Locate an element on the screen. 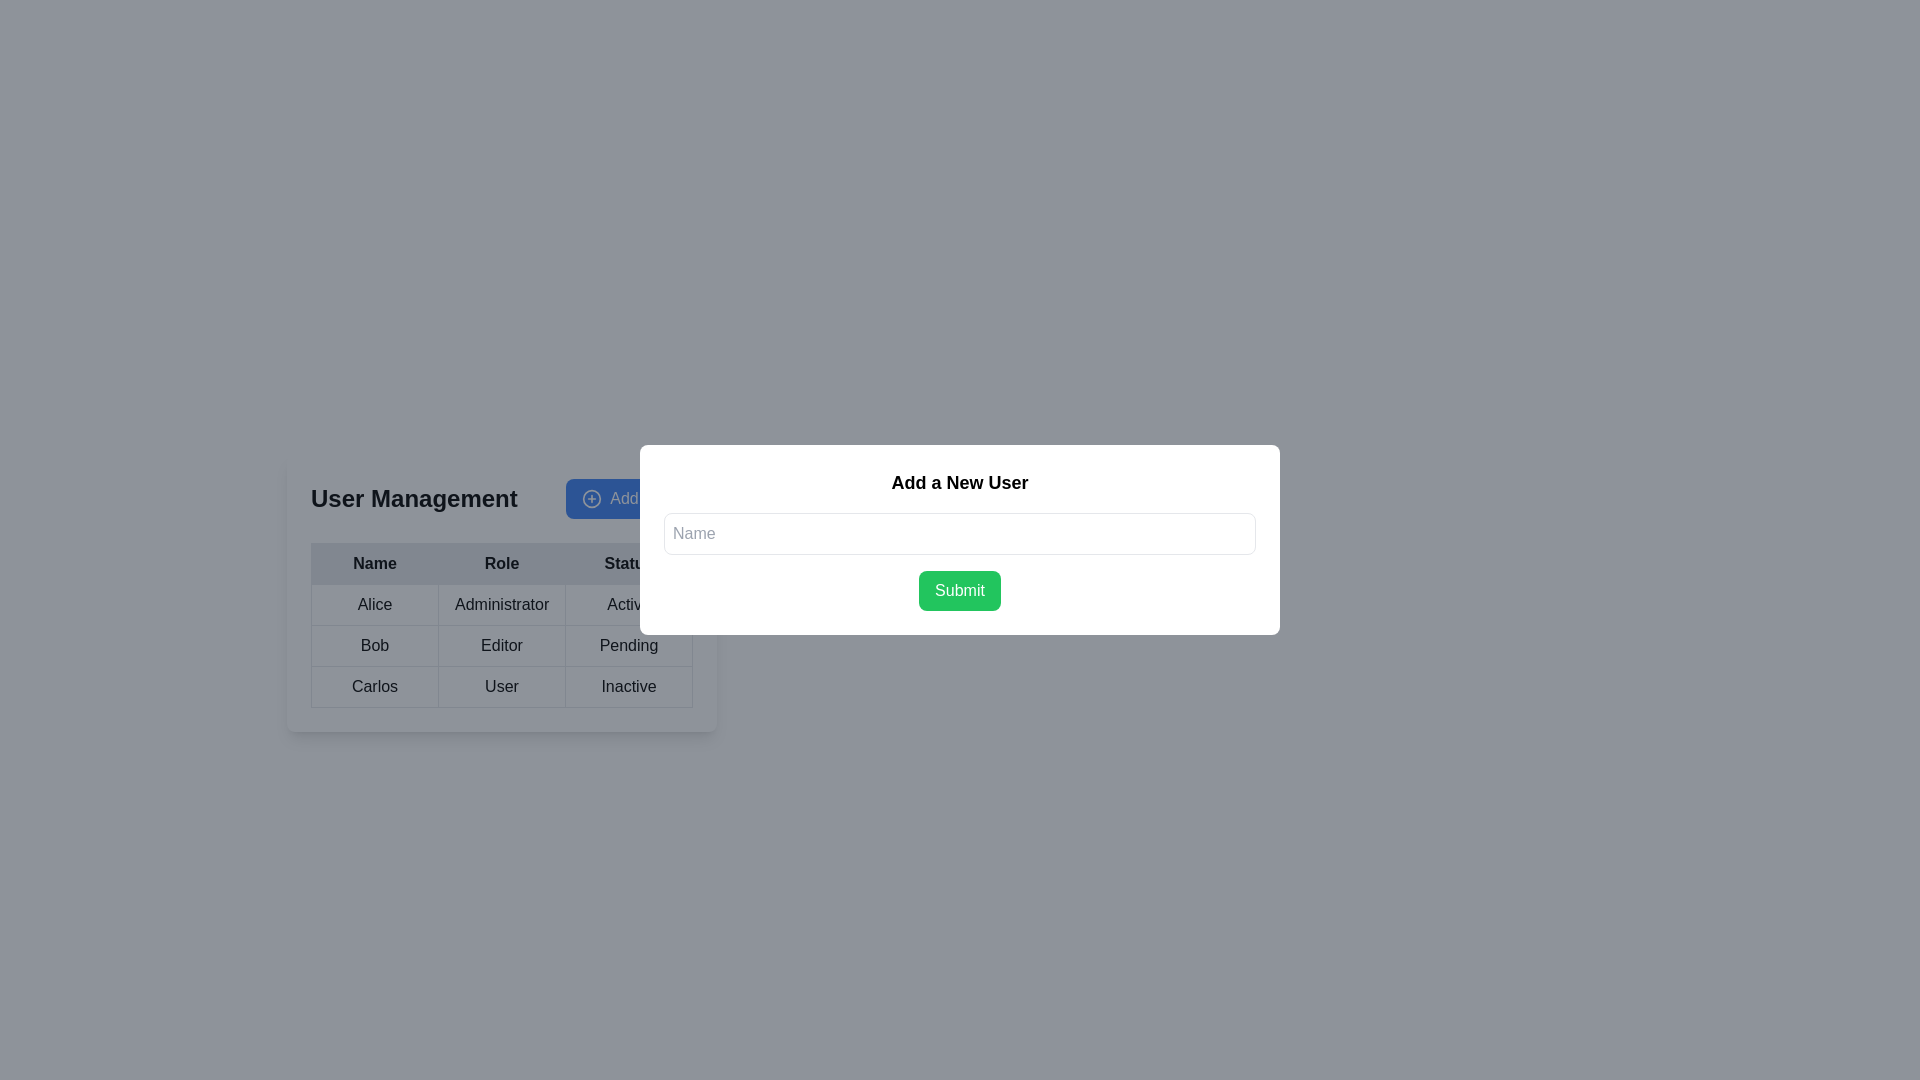  the text label displaying the name 'Carlos' in the leftmost cell of the table under the column labeled 'Name' is located at coordinates (374, 685).